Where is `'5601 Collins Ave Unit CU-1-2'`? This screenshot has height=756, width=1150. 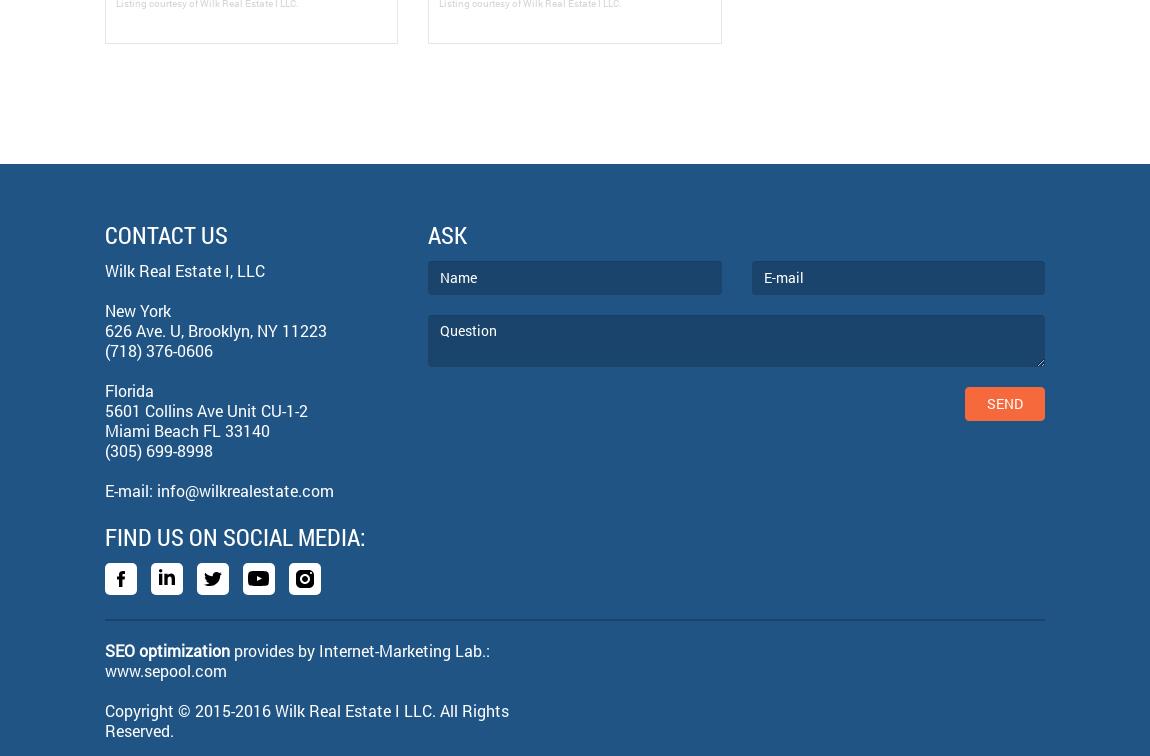
'5601 Collins Ave Unit CU-1-2' is located at coordinates (205, 409).